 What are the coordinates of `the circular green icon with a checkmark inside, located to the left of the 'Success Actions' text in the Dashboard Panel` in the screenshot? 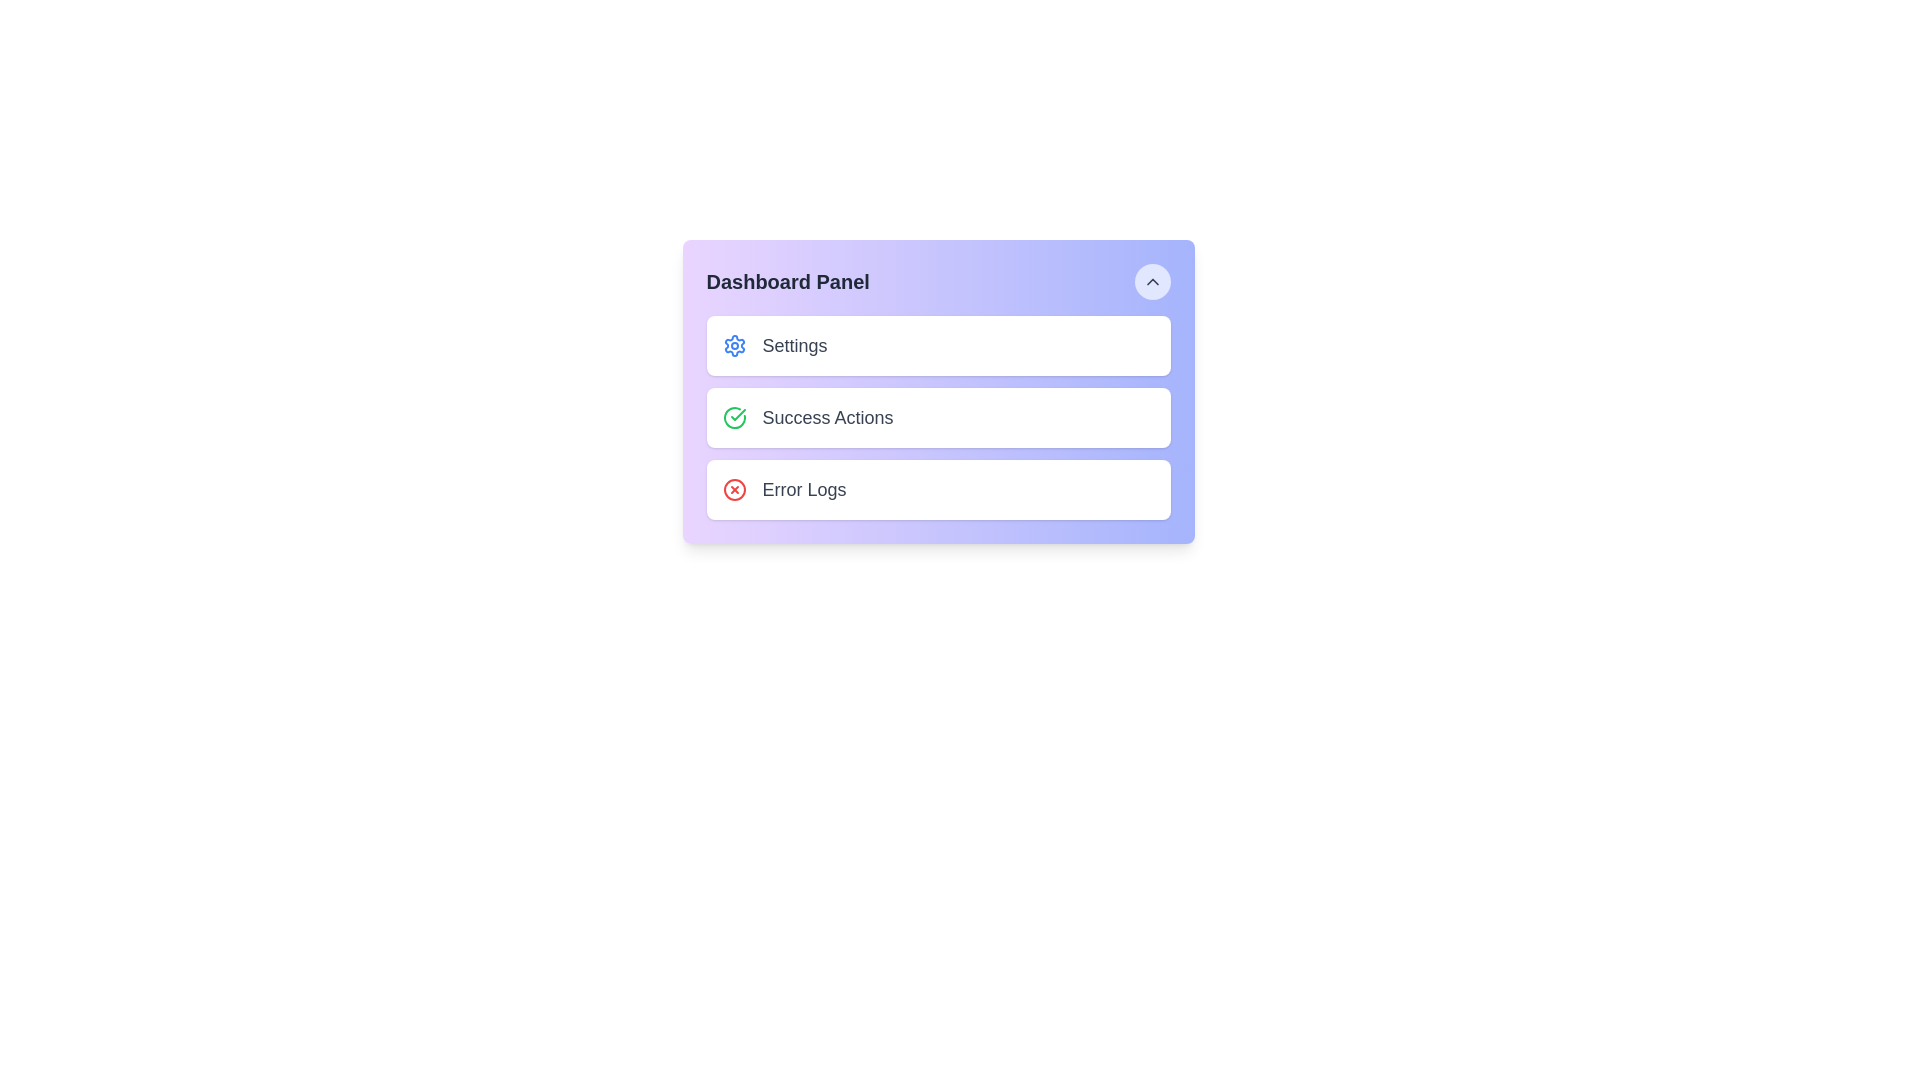 It's located at (733, 416).